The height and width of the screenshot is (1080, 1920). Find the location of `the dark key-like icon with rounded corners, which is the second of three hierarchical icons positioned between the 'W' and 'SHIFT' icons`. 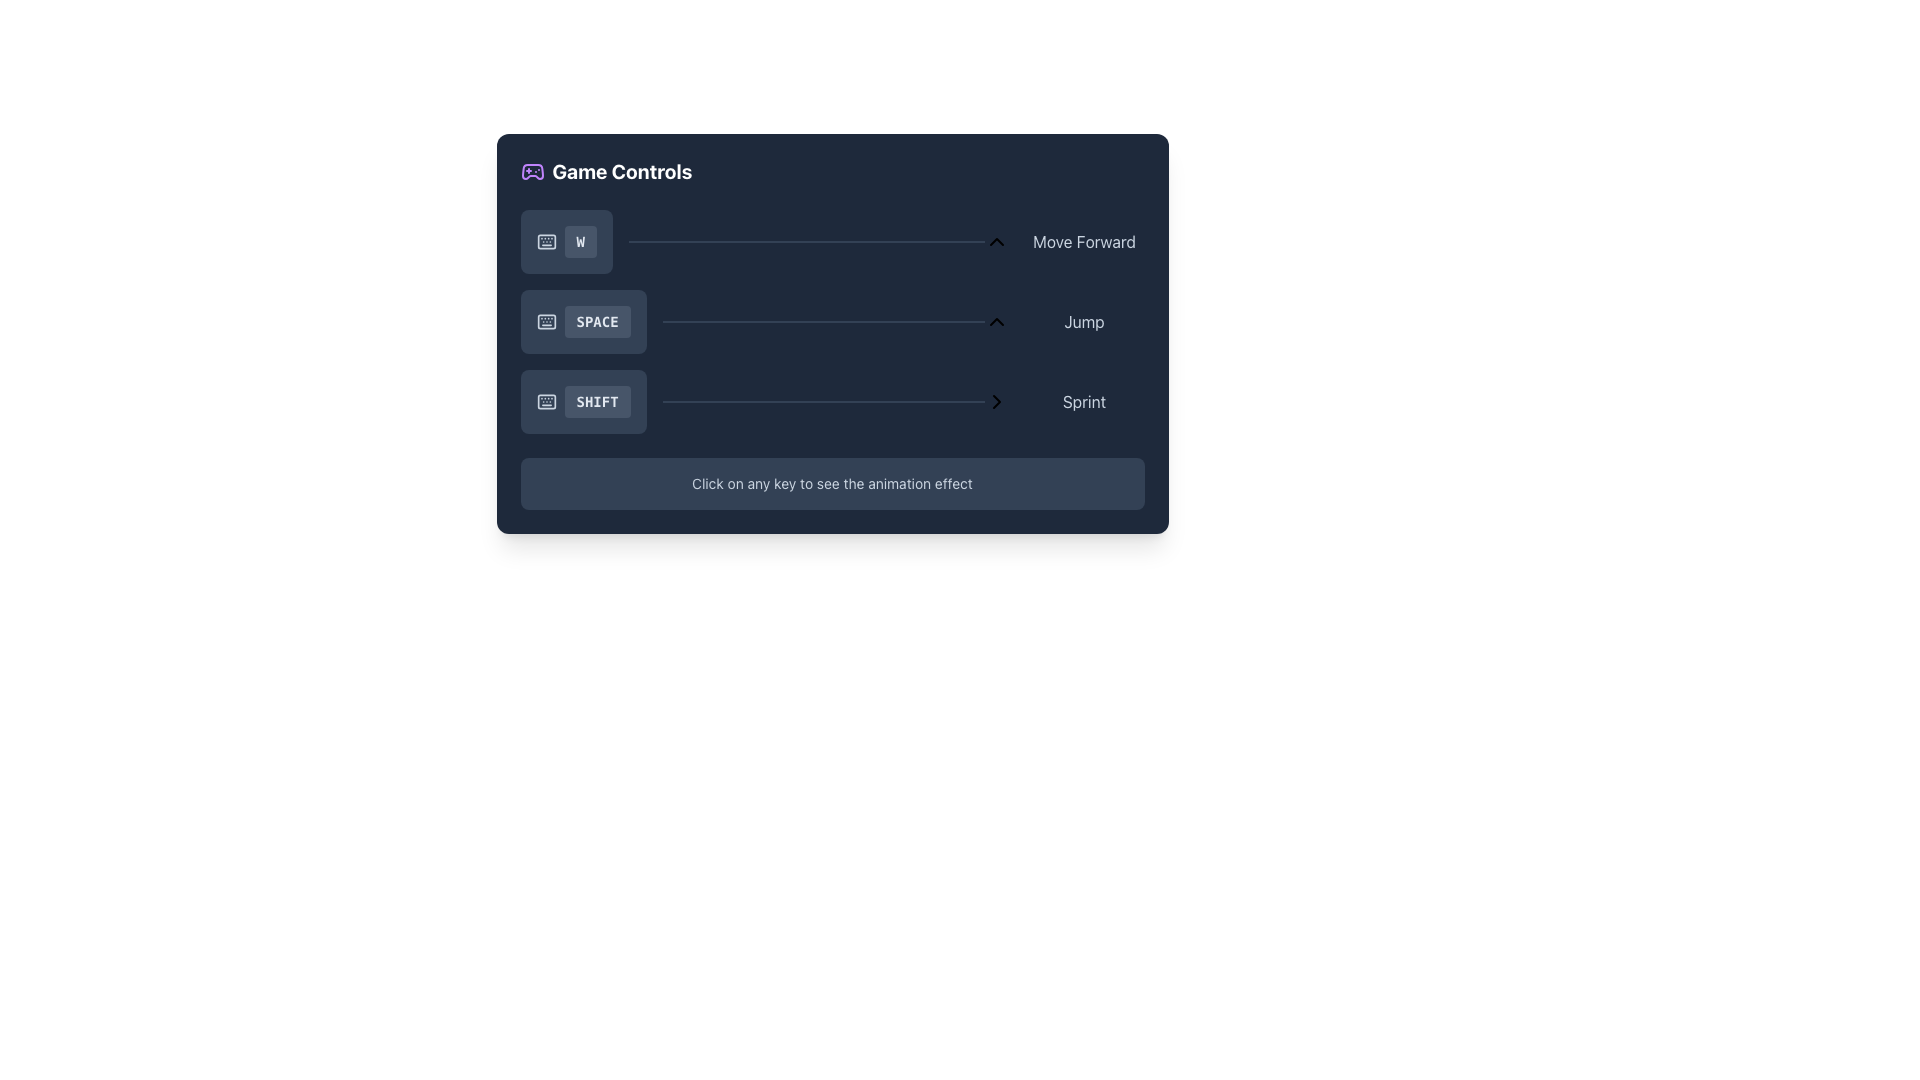

the dark key-like icon with rounded corners, which is the second of three hierarchical icons positioned between the 'W' and 'SHIFT' icons is located at coordinates (546, 320).